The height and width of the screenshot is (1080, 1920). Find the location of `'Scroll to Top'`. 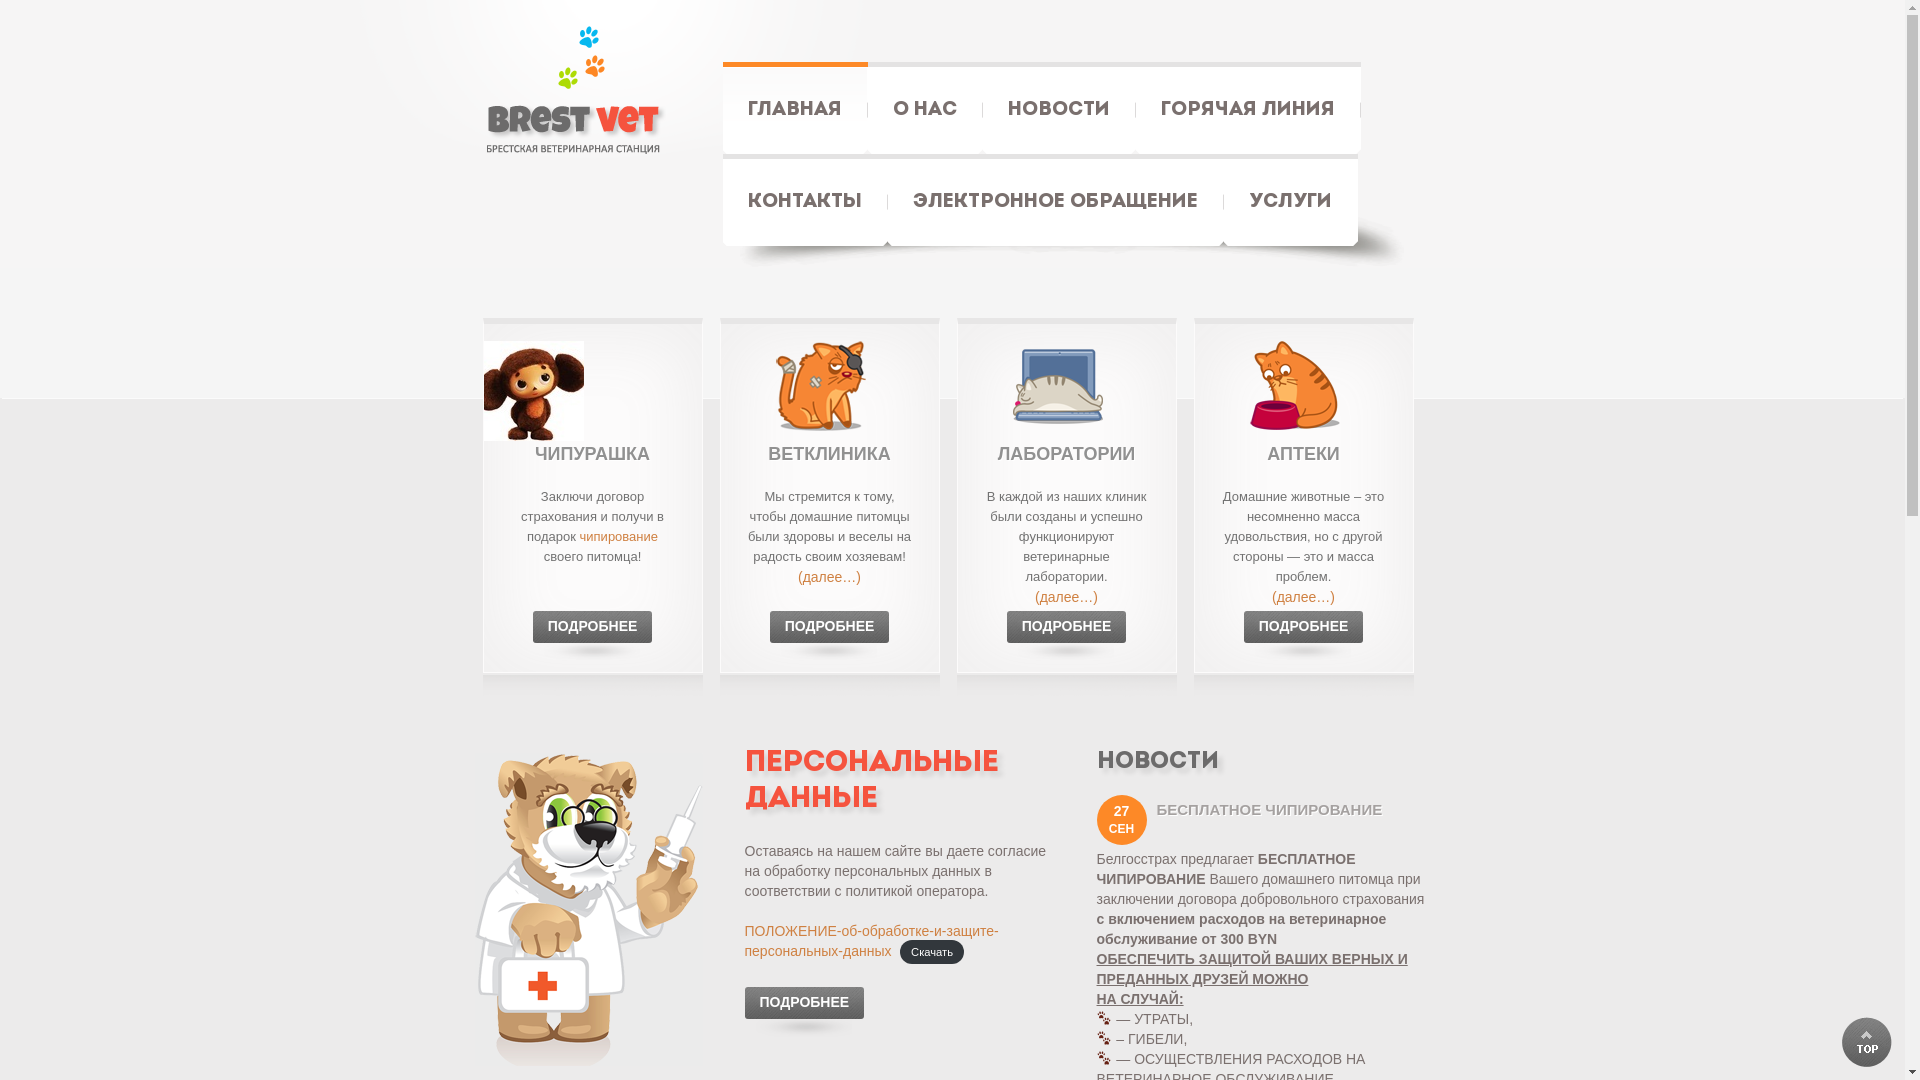

'Scroll to Top' is located at coordinates (1841, 1040).